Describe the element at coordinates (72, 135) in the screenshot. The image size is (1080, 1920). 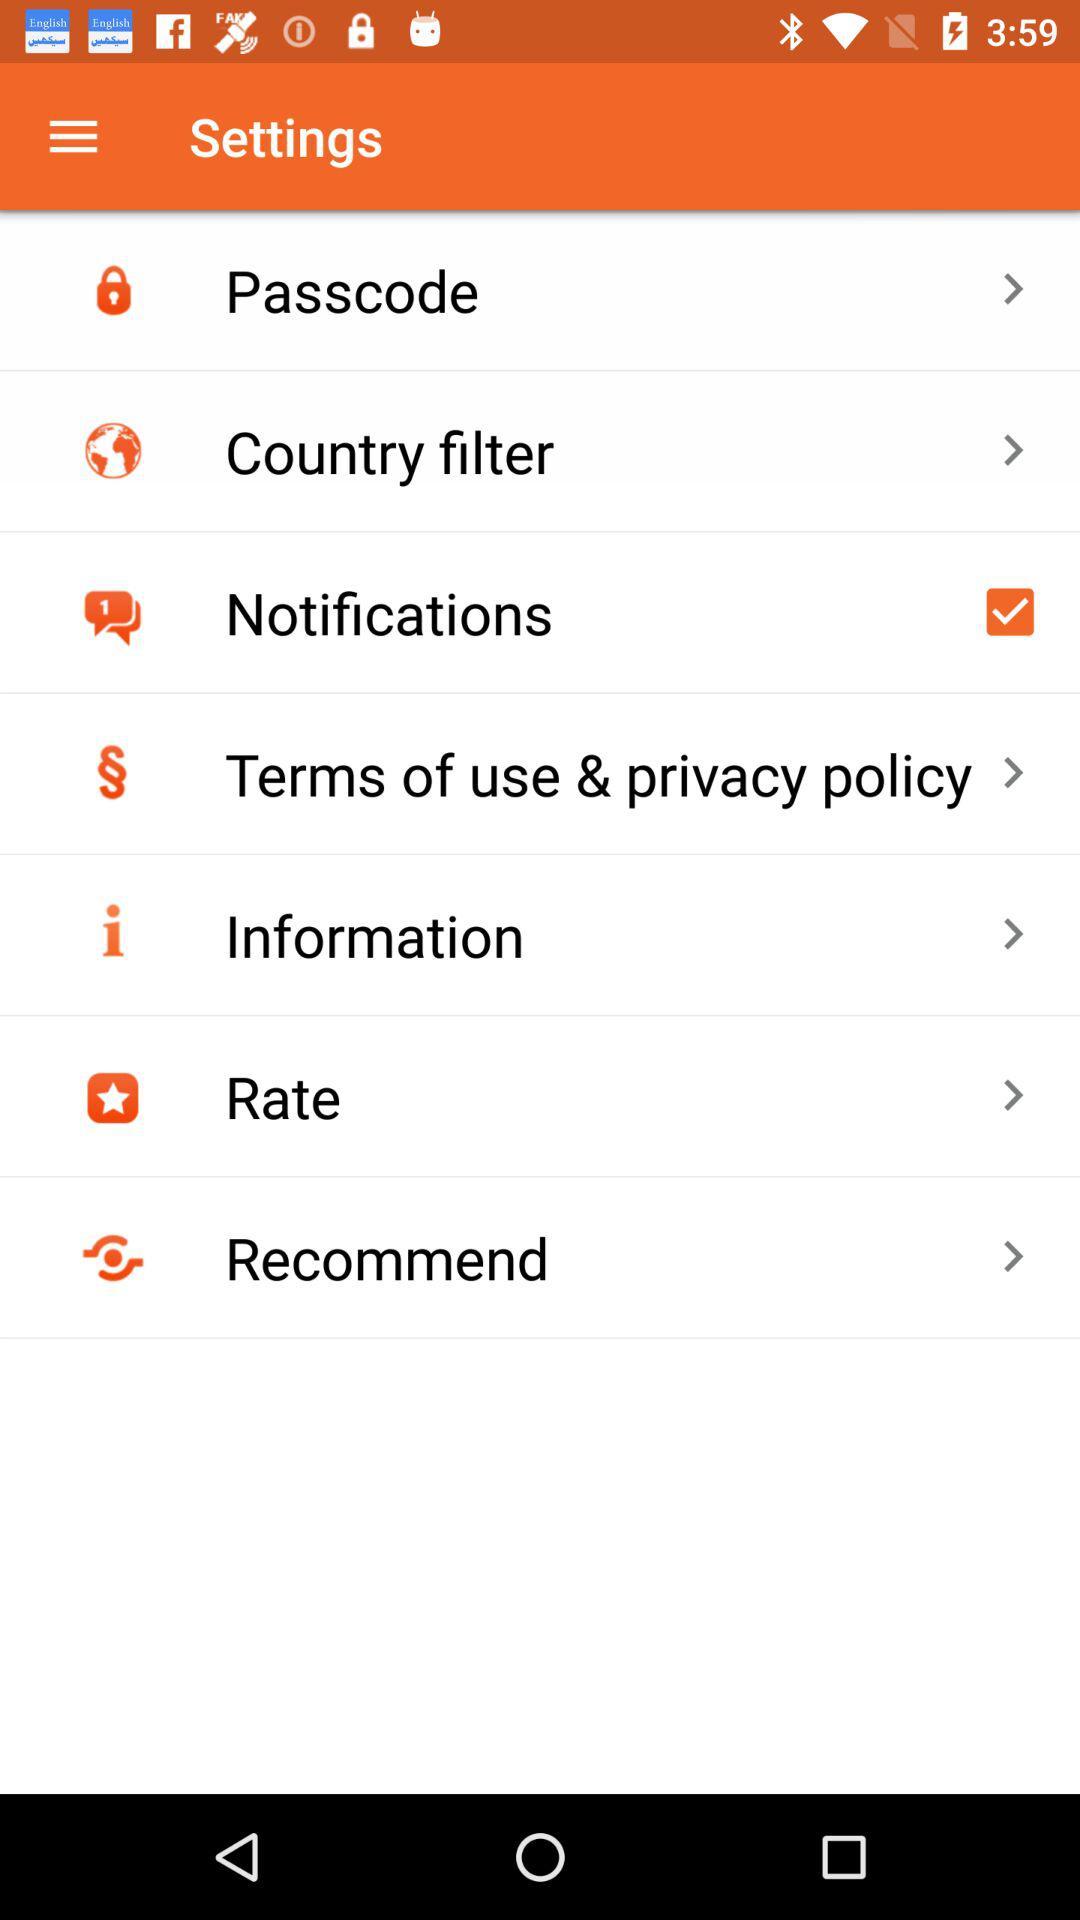
I see `the icon to the left of the settings icon` at that location.